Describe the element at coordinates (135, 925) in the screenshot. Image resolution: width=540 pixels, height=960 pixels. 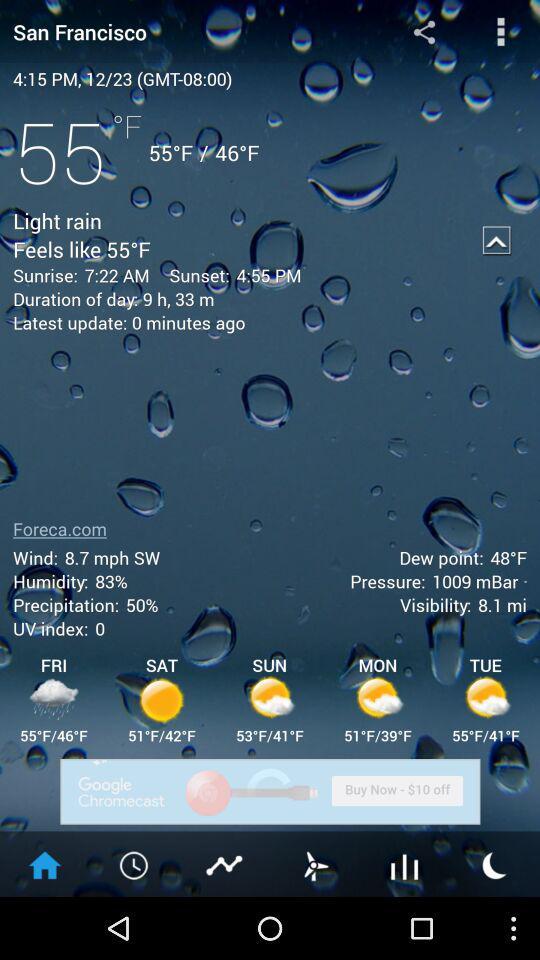
I see `the time icon` at that location.